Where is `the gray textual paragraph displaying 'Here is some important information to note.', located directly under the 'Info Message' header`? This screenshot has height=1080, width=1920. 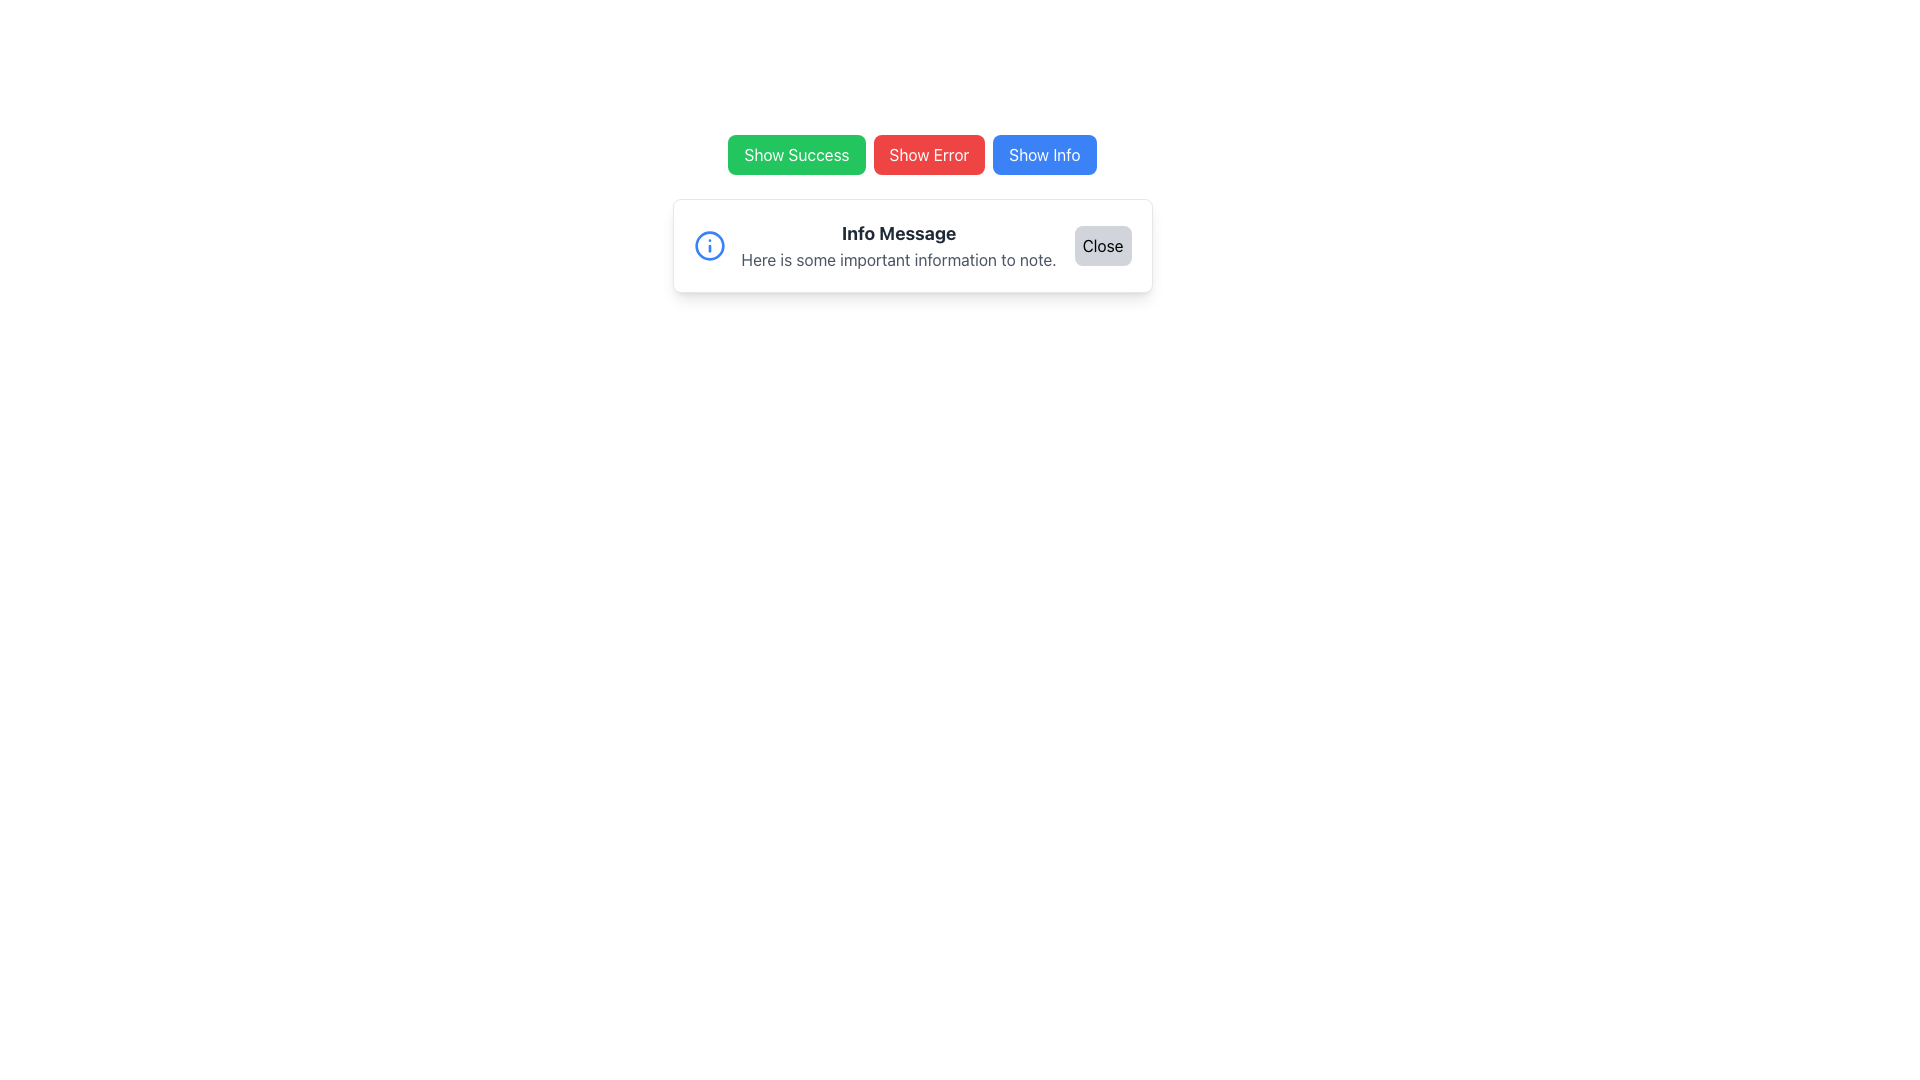 the gray textual paragraph displaying 'Here is some important information to note.', located directly under the 'Info Message' header is located at coordinates (898, 258).